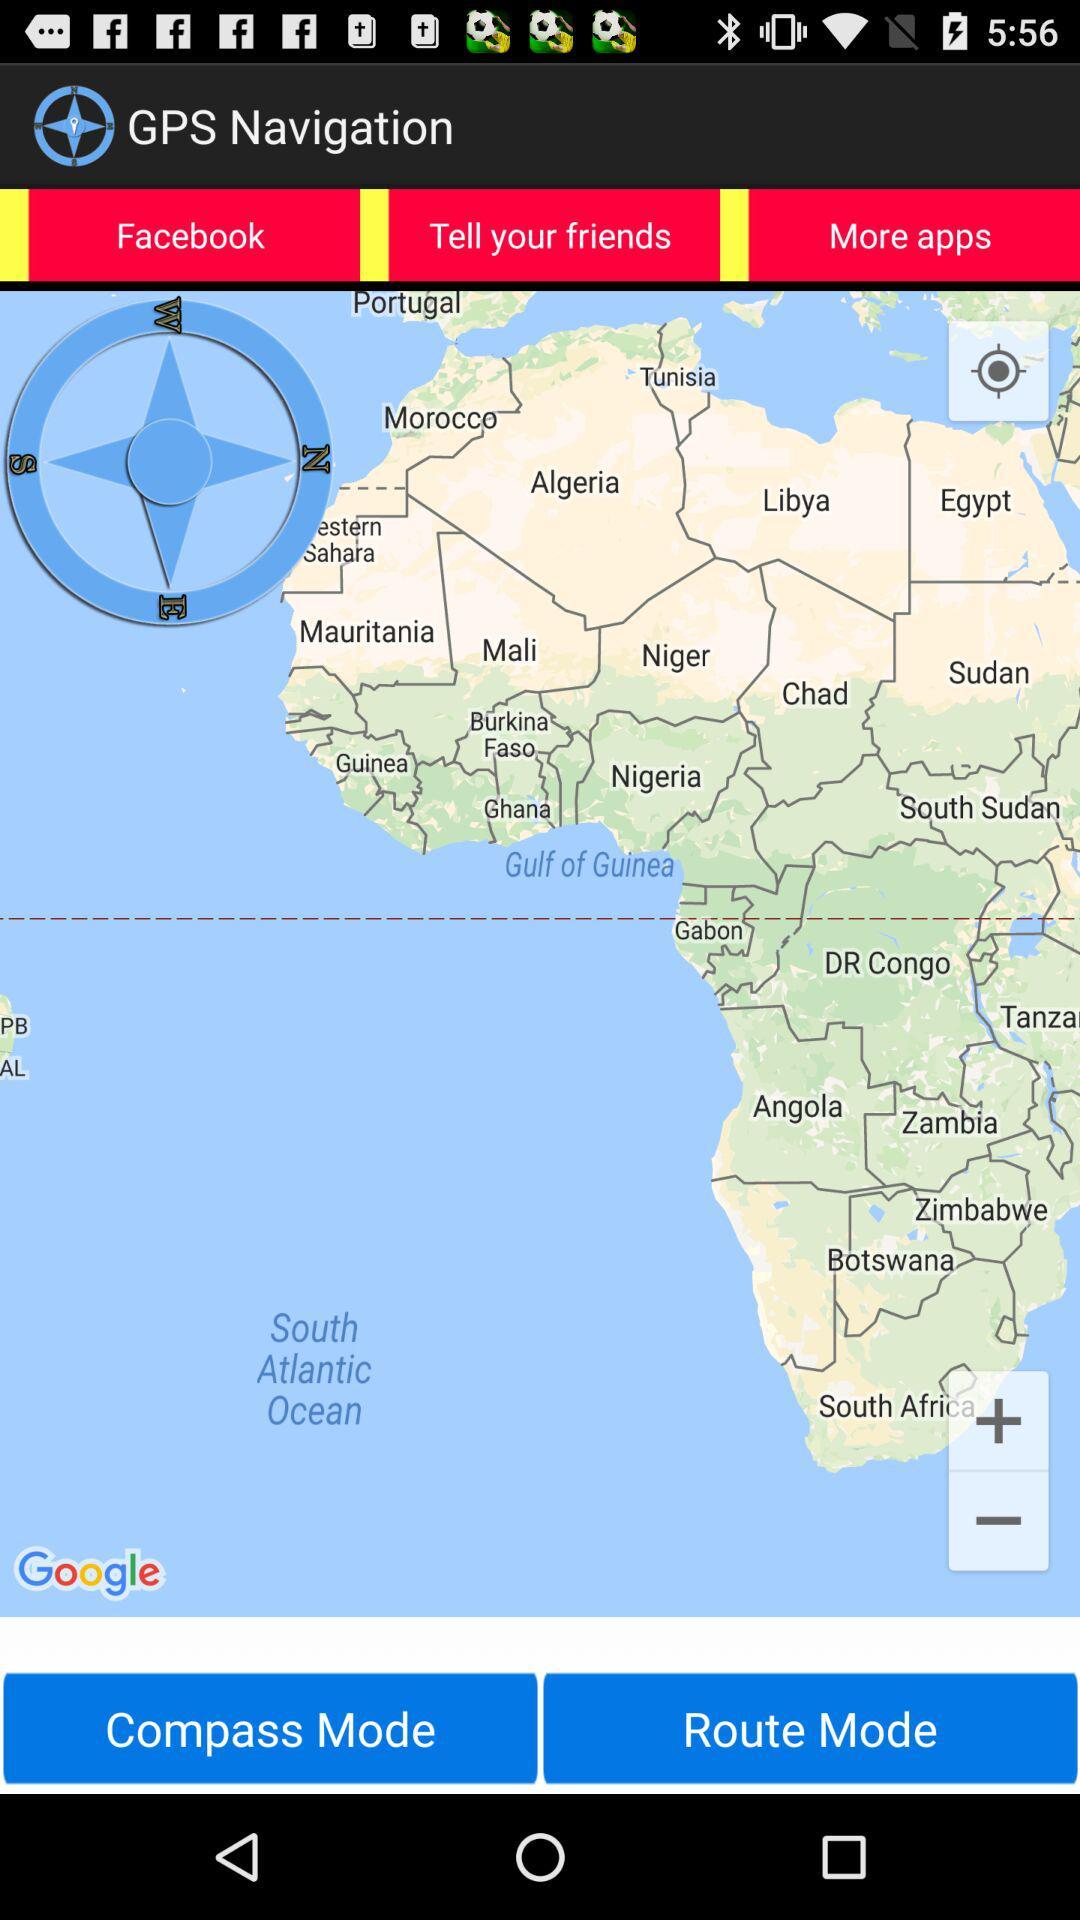 The image size is (1080, 1920). I want to click on the location_crosshair icon, so click(998, 398).